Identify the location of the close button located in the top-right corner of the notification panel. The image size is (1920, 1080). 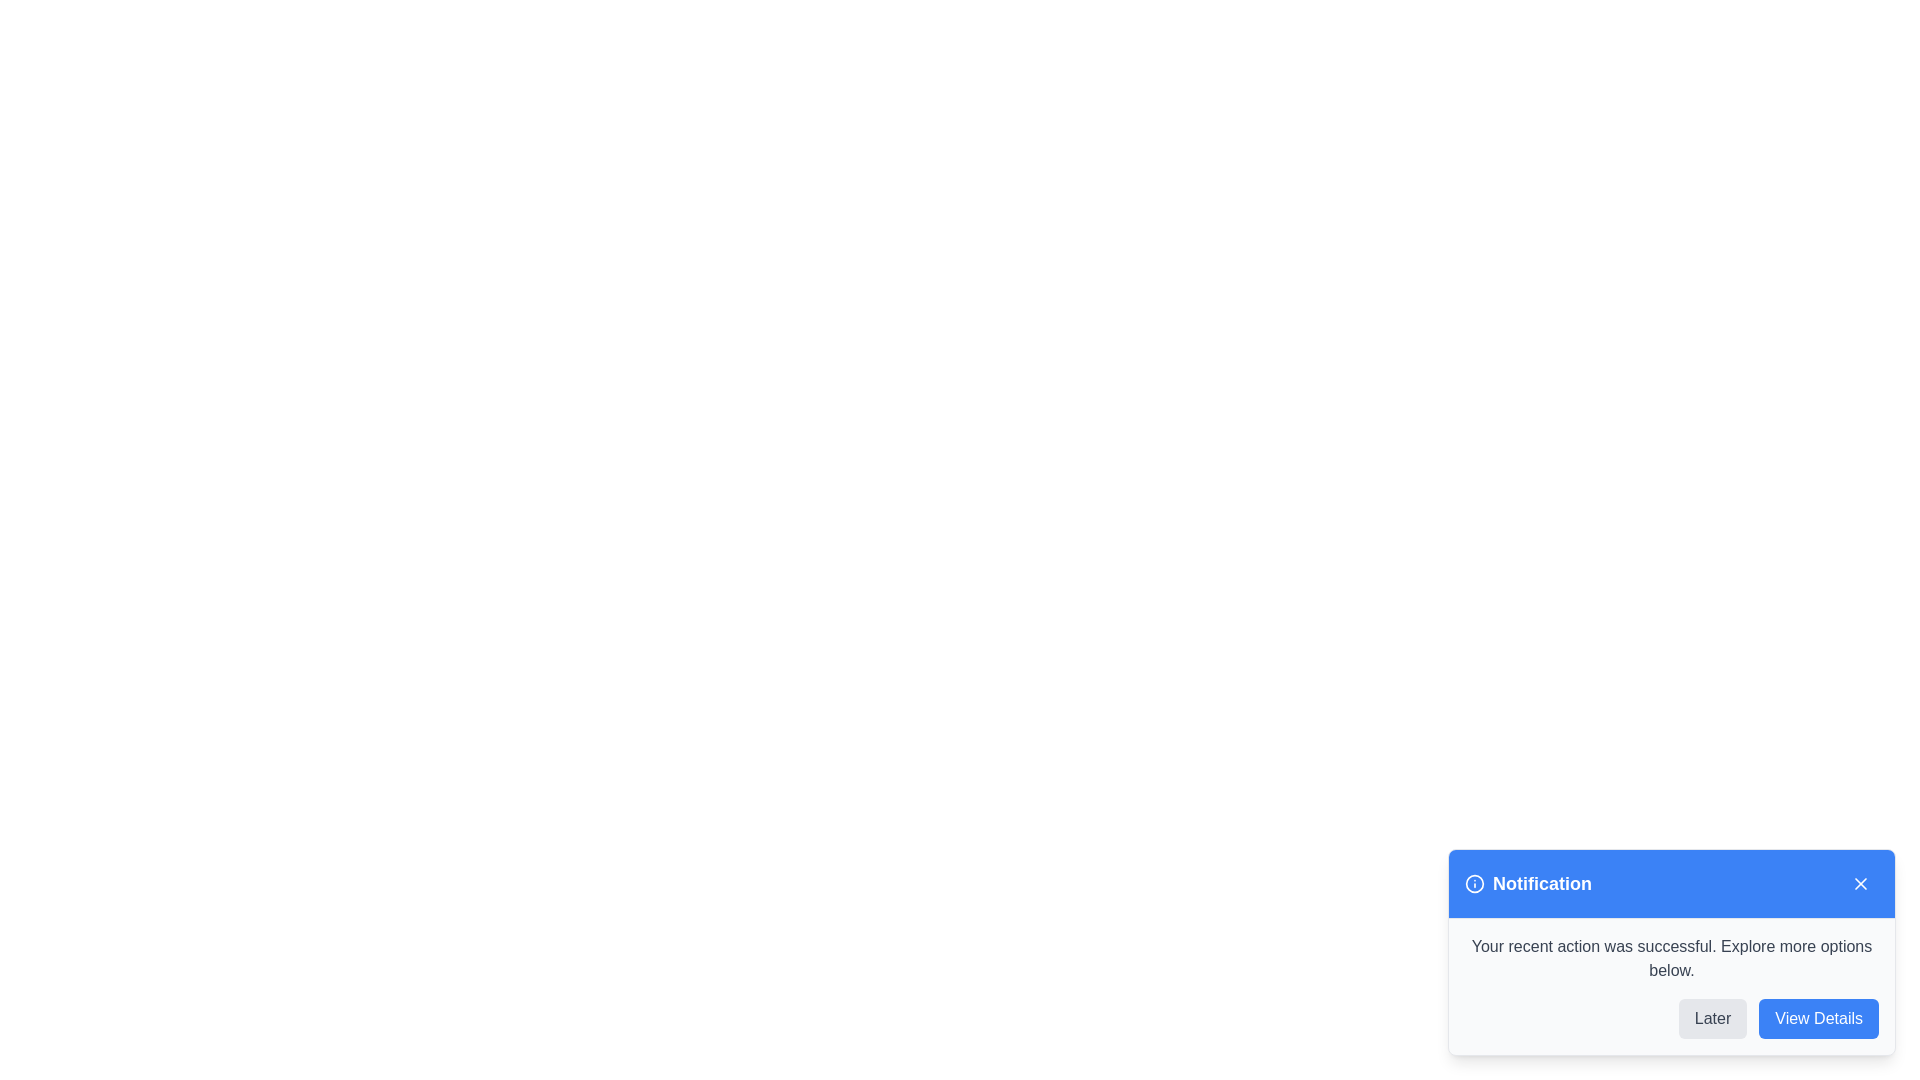
(1860, 882).